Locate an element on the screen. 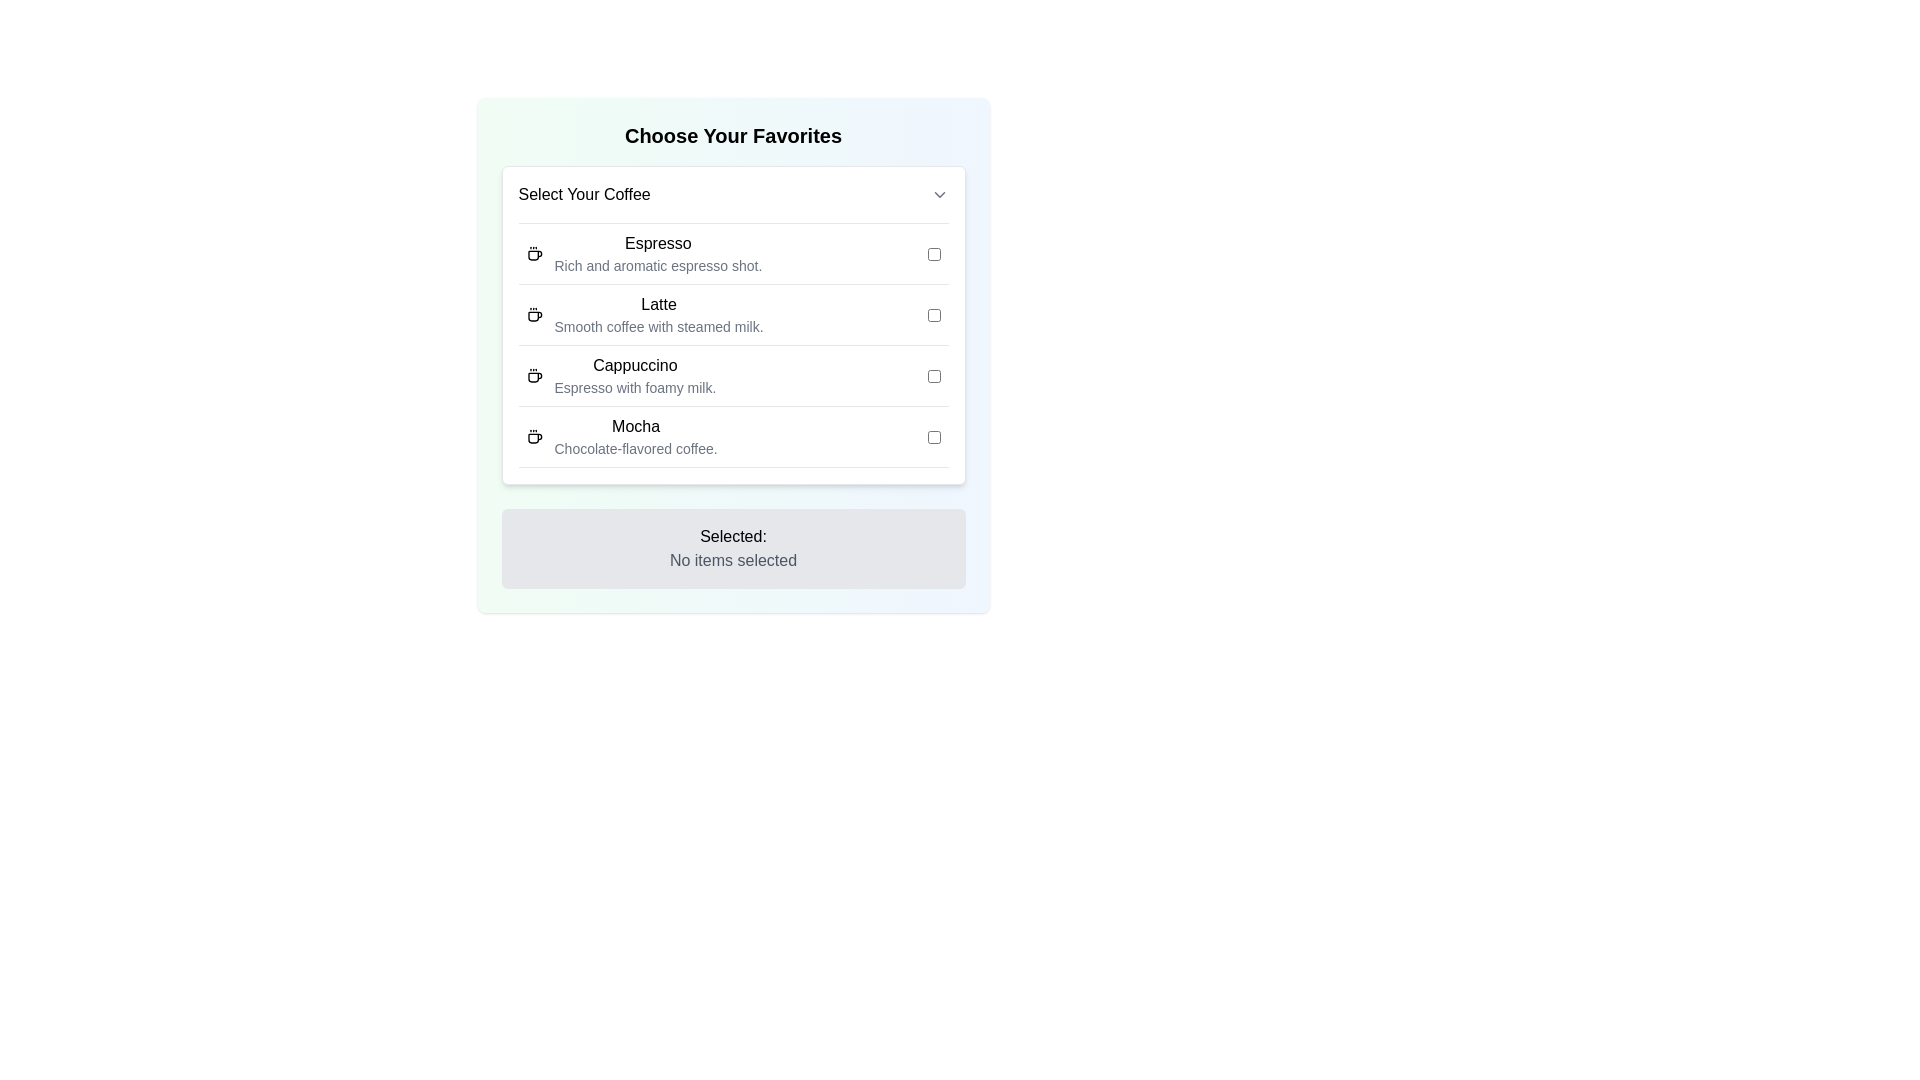  the last selectable coffee option in the list is located at coordinates (732, 436).